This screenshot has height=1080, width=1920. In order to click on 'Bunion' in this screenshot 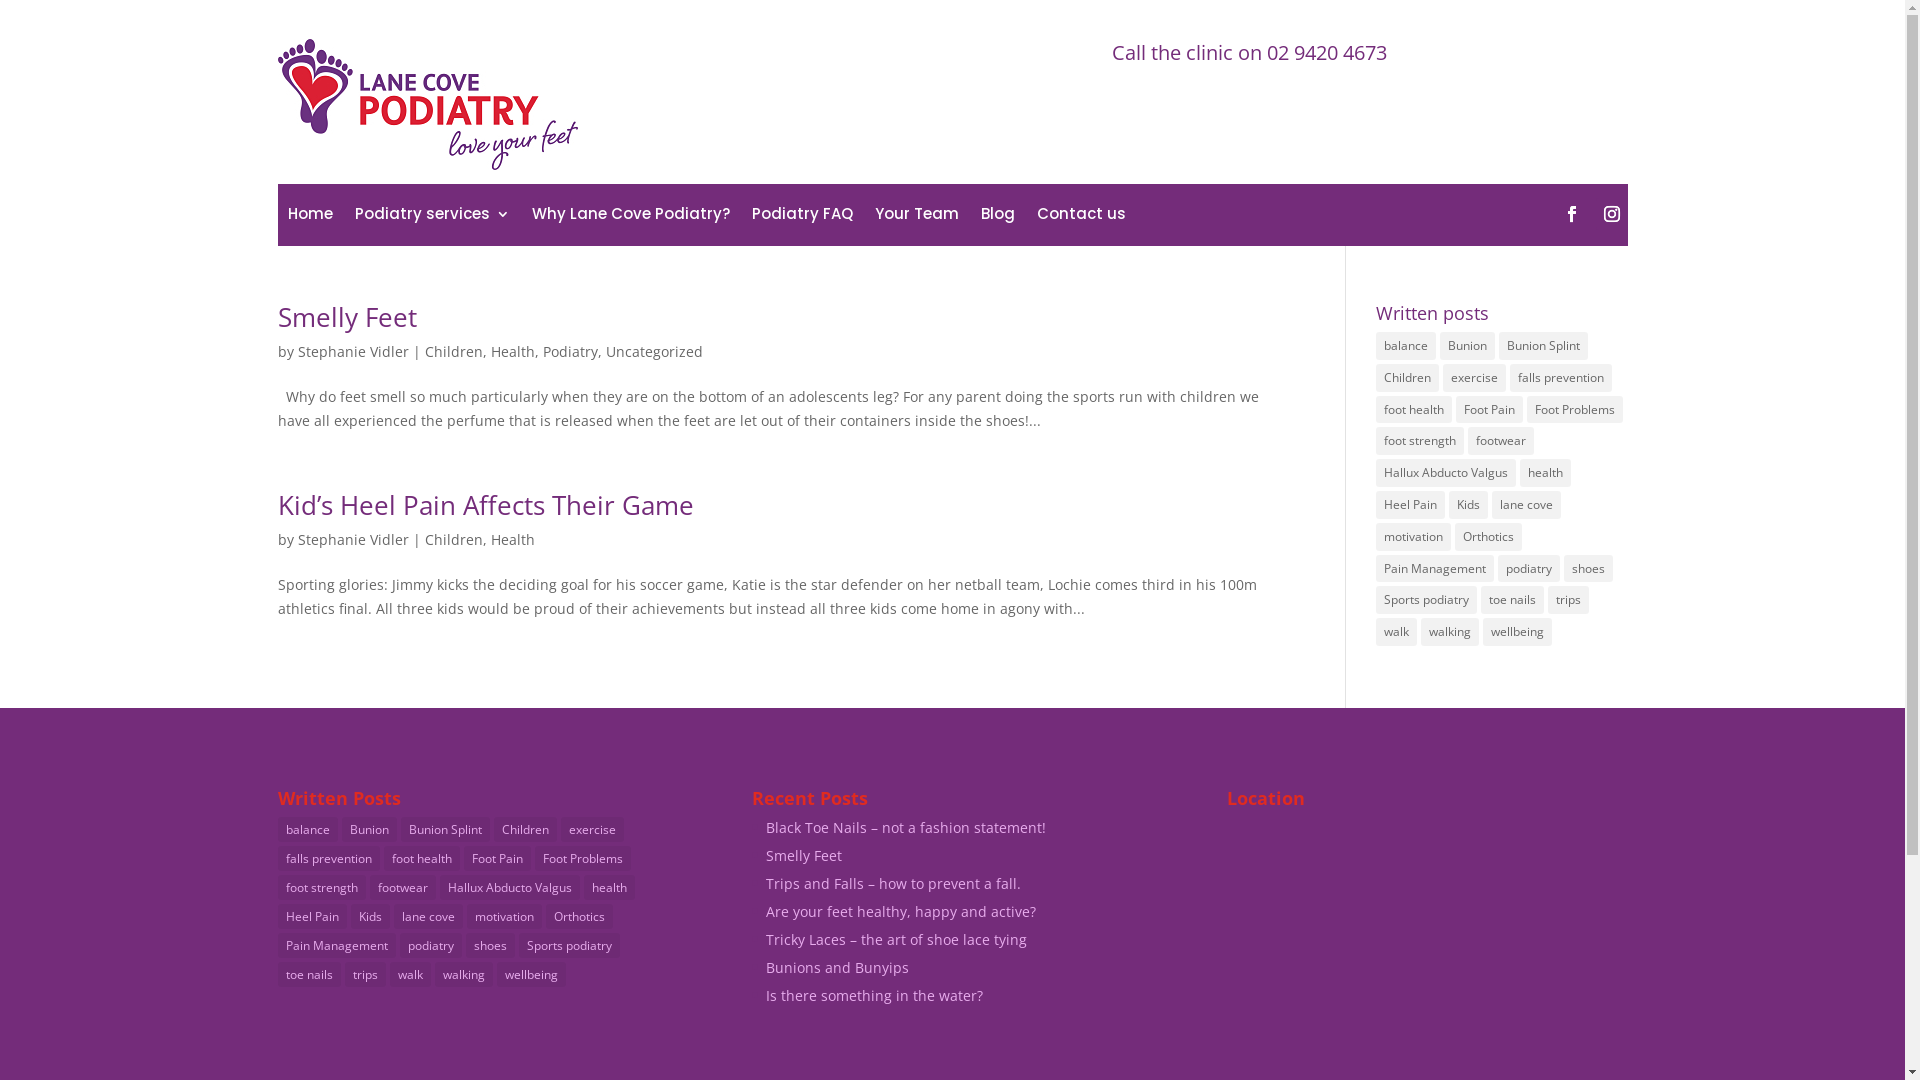, I will do `click(341, 829)`.